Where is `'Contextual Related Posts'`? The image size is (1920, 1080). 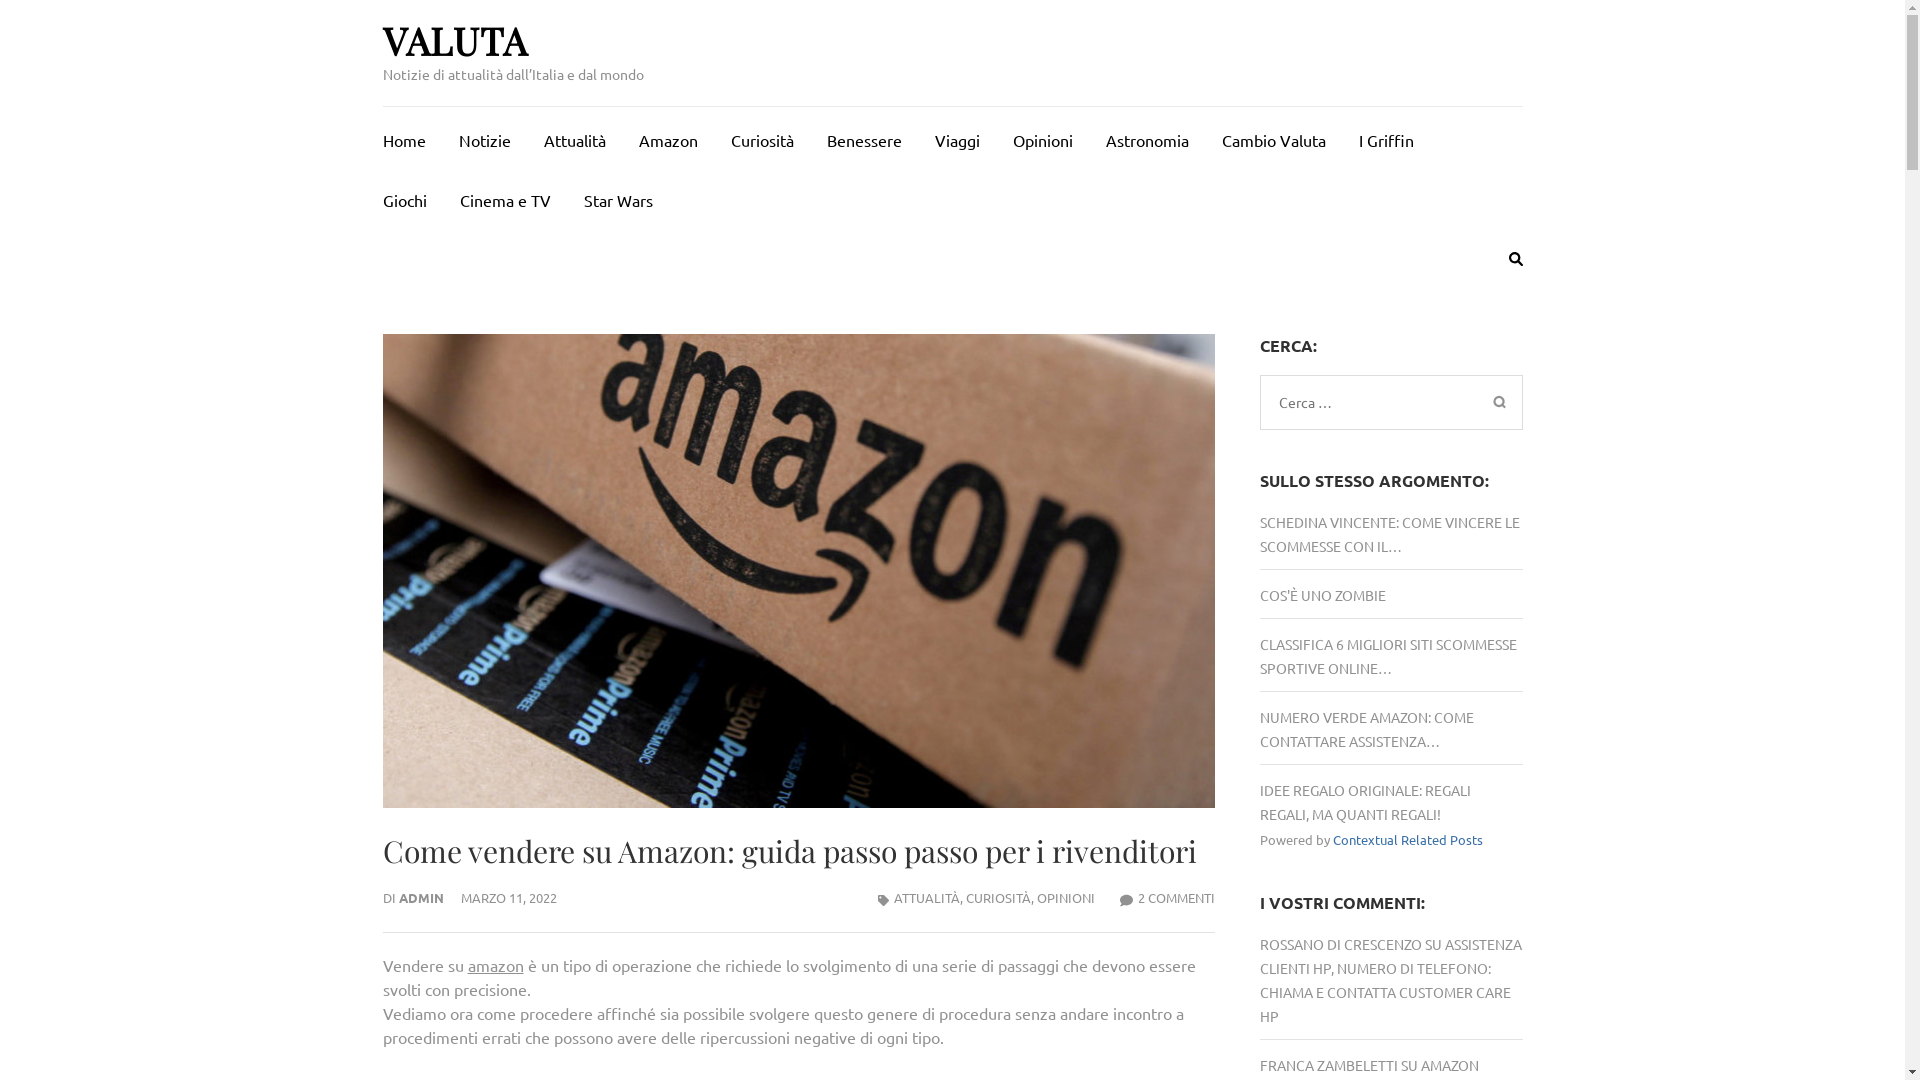
'Contextual Related Posts' is located at coordinates (1406, 839).